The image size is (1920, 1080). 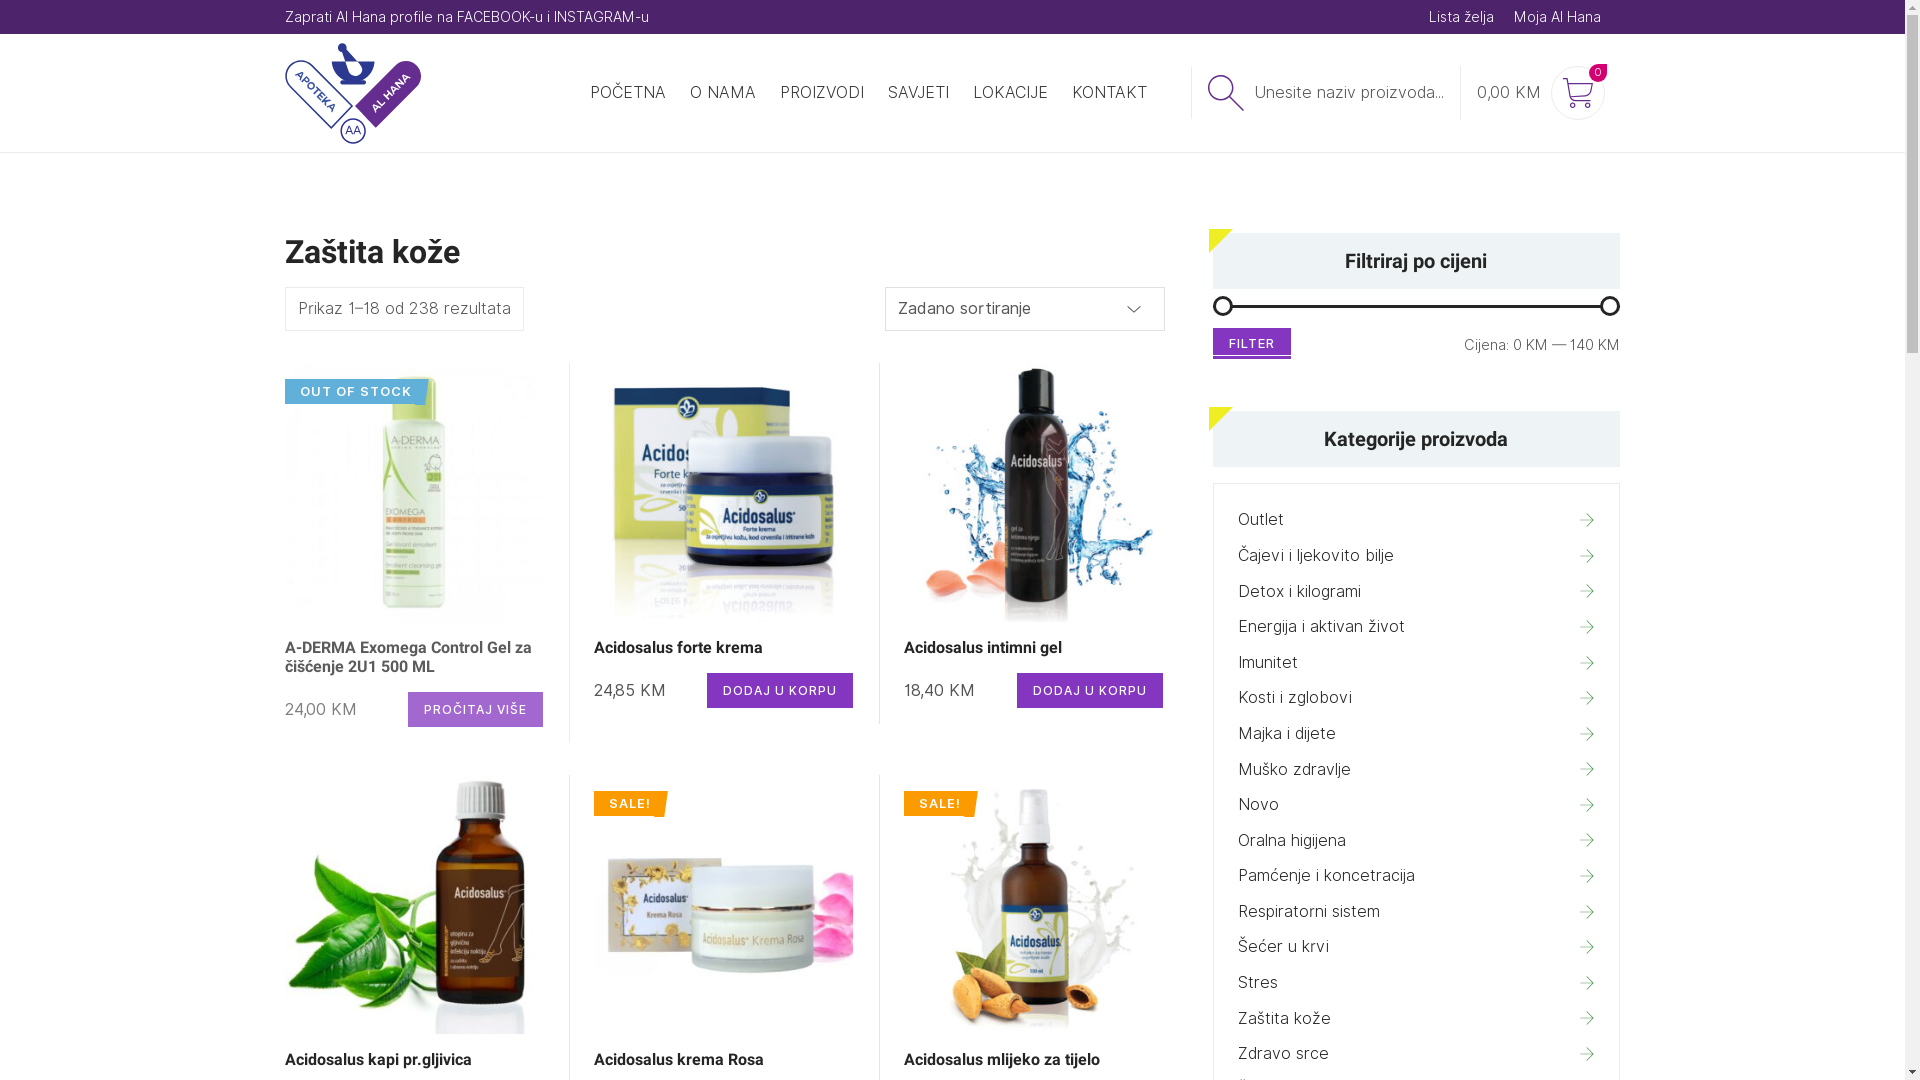 I want to click on 'Zdravo srce', so click(x=1415, y=1052).